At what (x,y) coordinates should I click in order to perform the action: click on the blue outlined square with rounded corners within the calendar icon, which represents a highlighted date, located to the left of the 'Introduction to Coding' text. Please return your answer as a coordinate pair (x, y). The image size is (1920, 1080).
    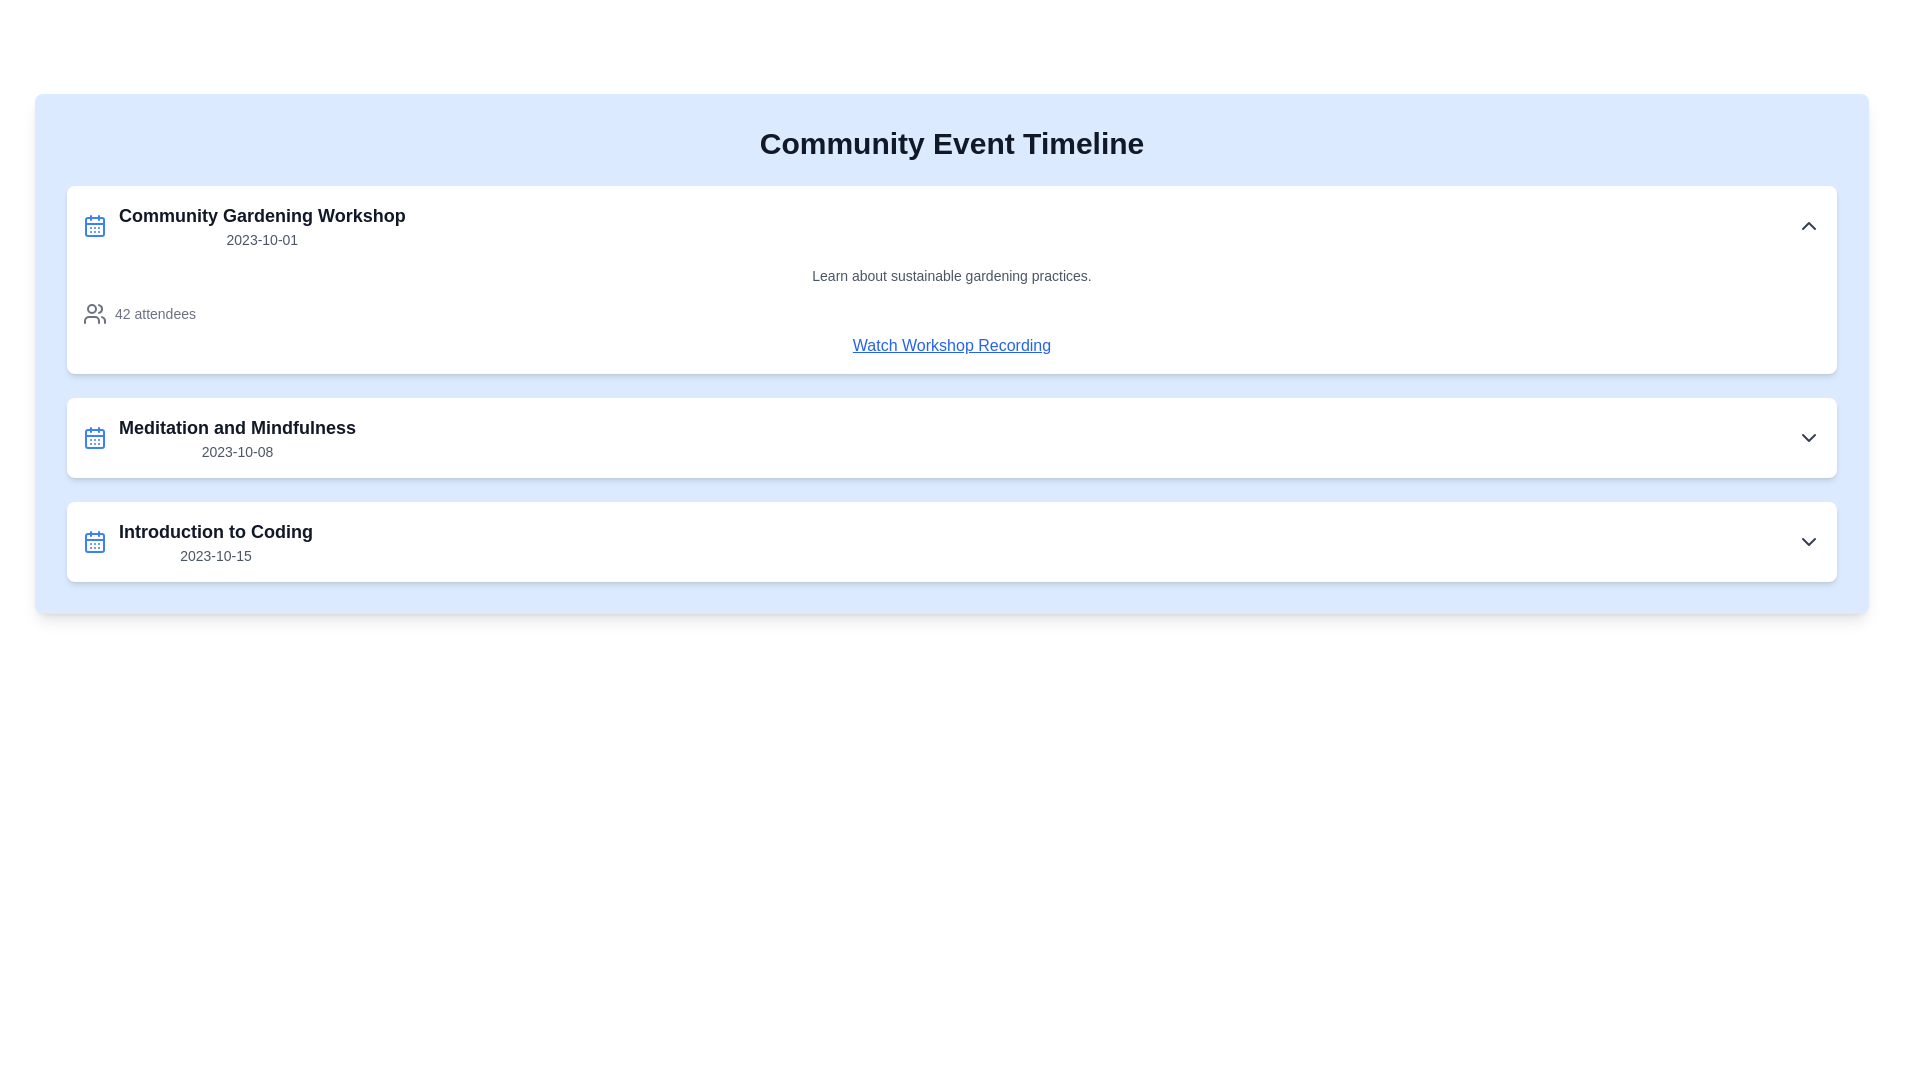
    Looking at the image, I should click on (94, 543).